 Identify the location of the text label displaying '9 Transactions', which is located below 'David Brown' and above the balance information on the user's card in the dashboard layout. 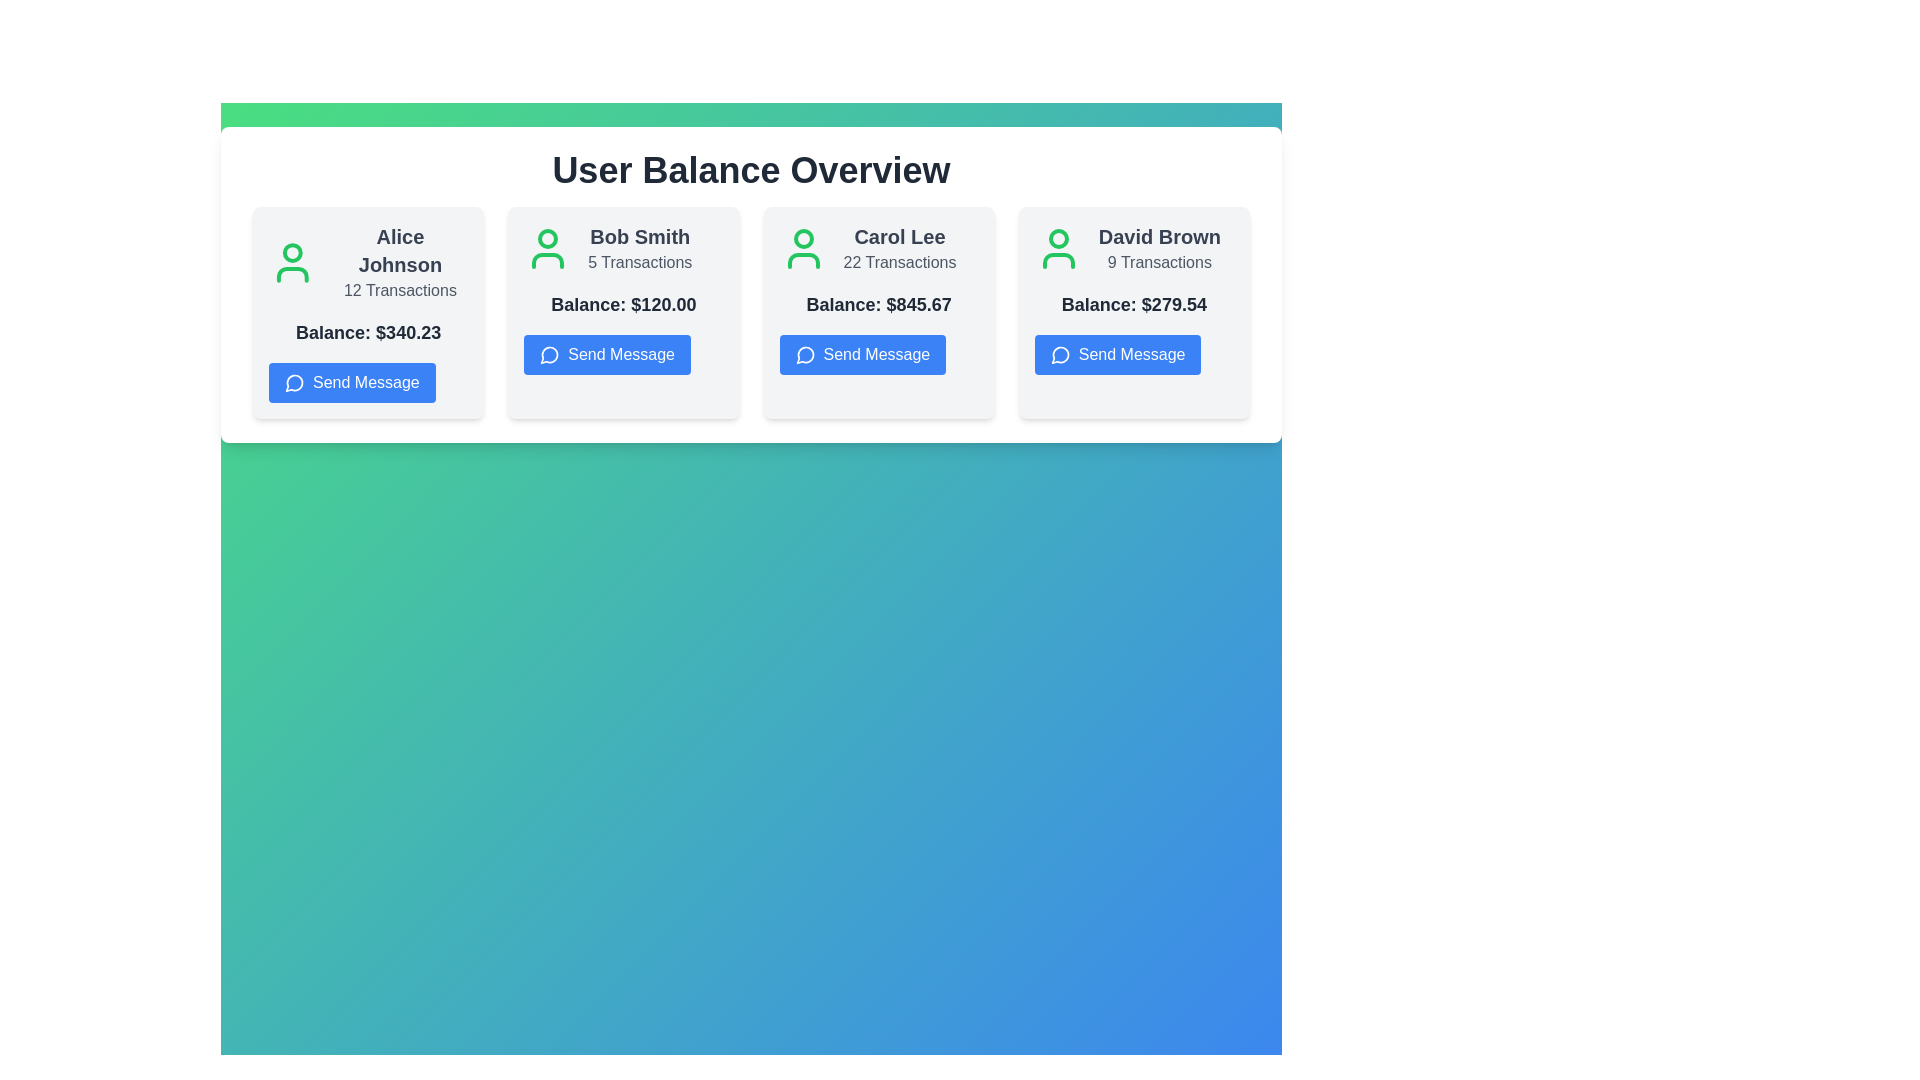
(1159, 261).